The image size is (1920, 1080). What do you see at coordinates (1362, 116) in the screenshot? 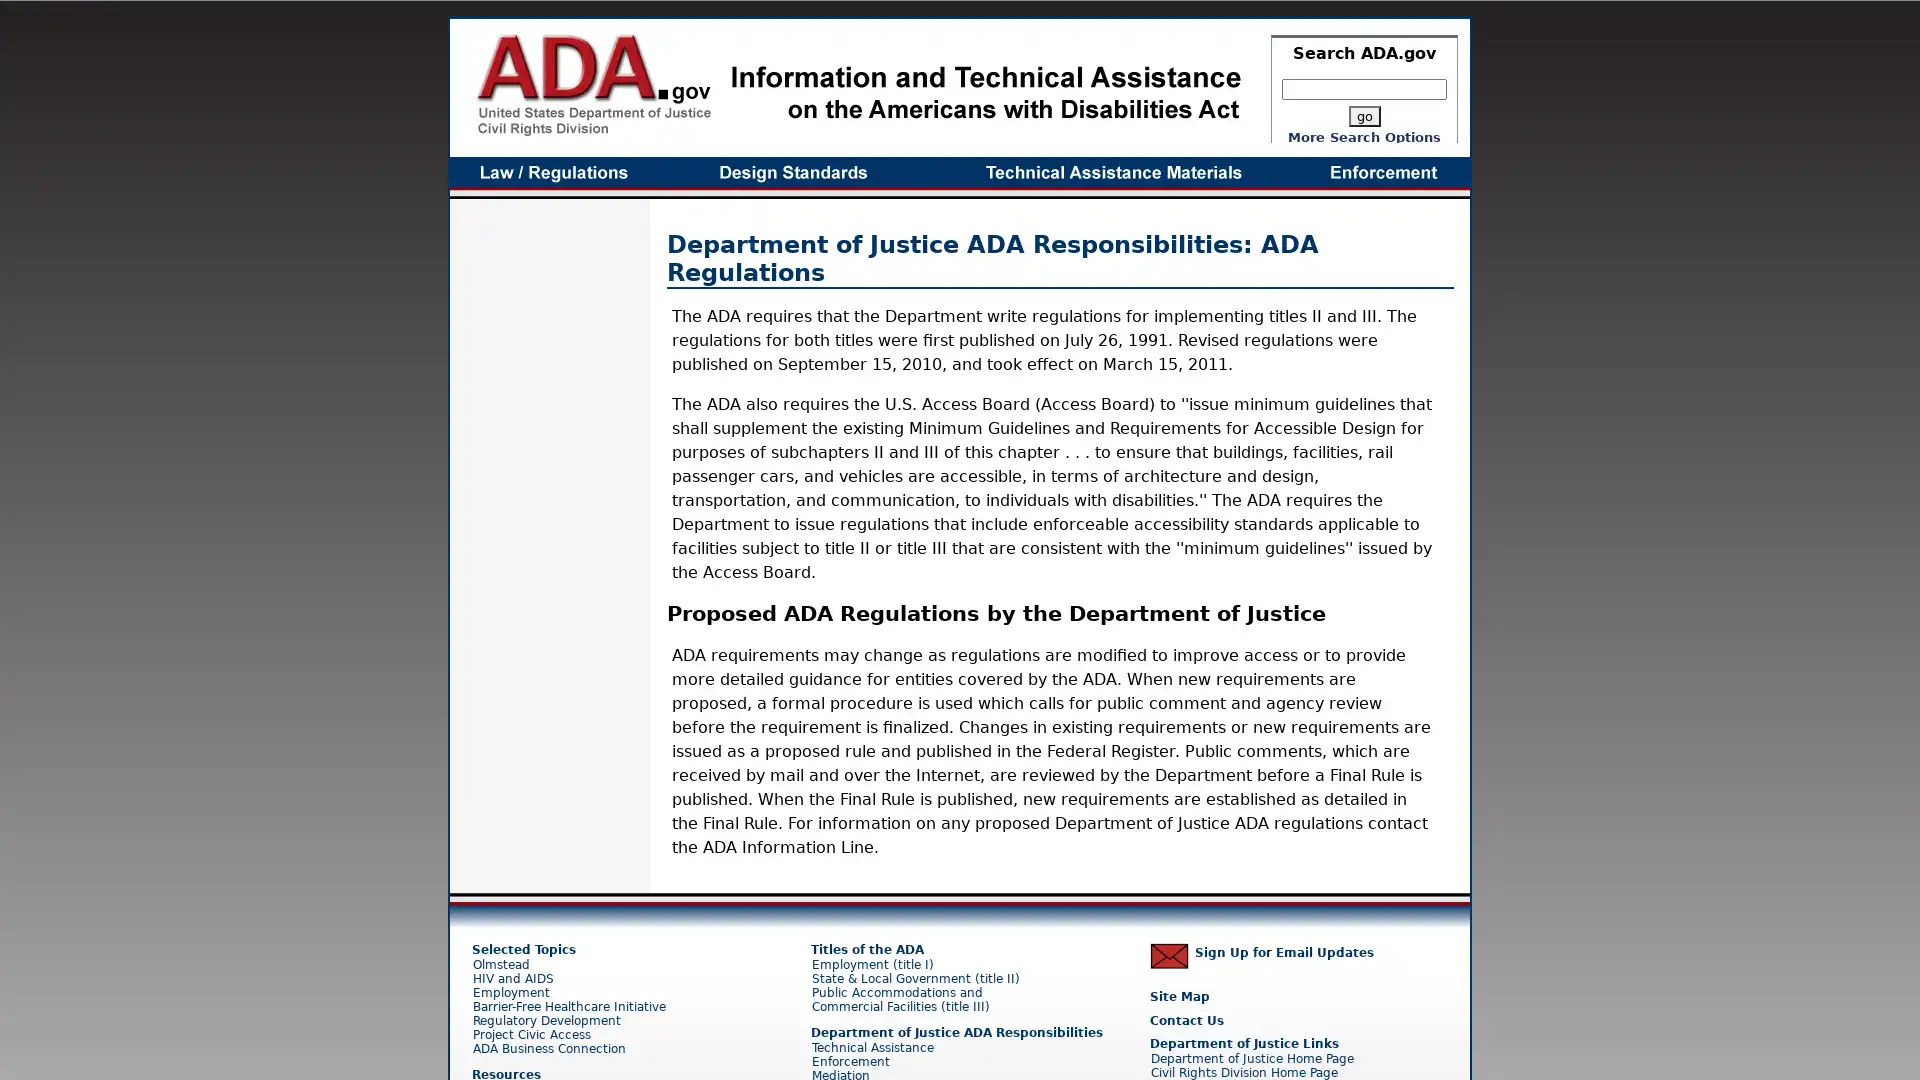
I see `go` at bounding box center [1362, 116].